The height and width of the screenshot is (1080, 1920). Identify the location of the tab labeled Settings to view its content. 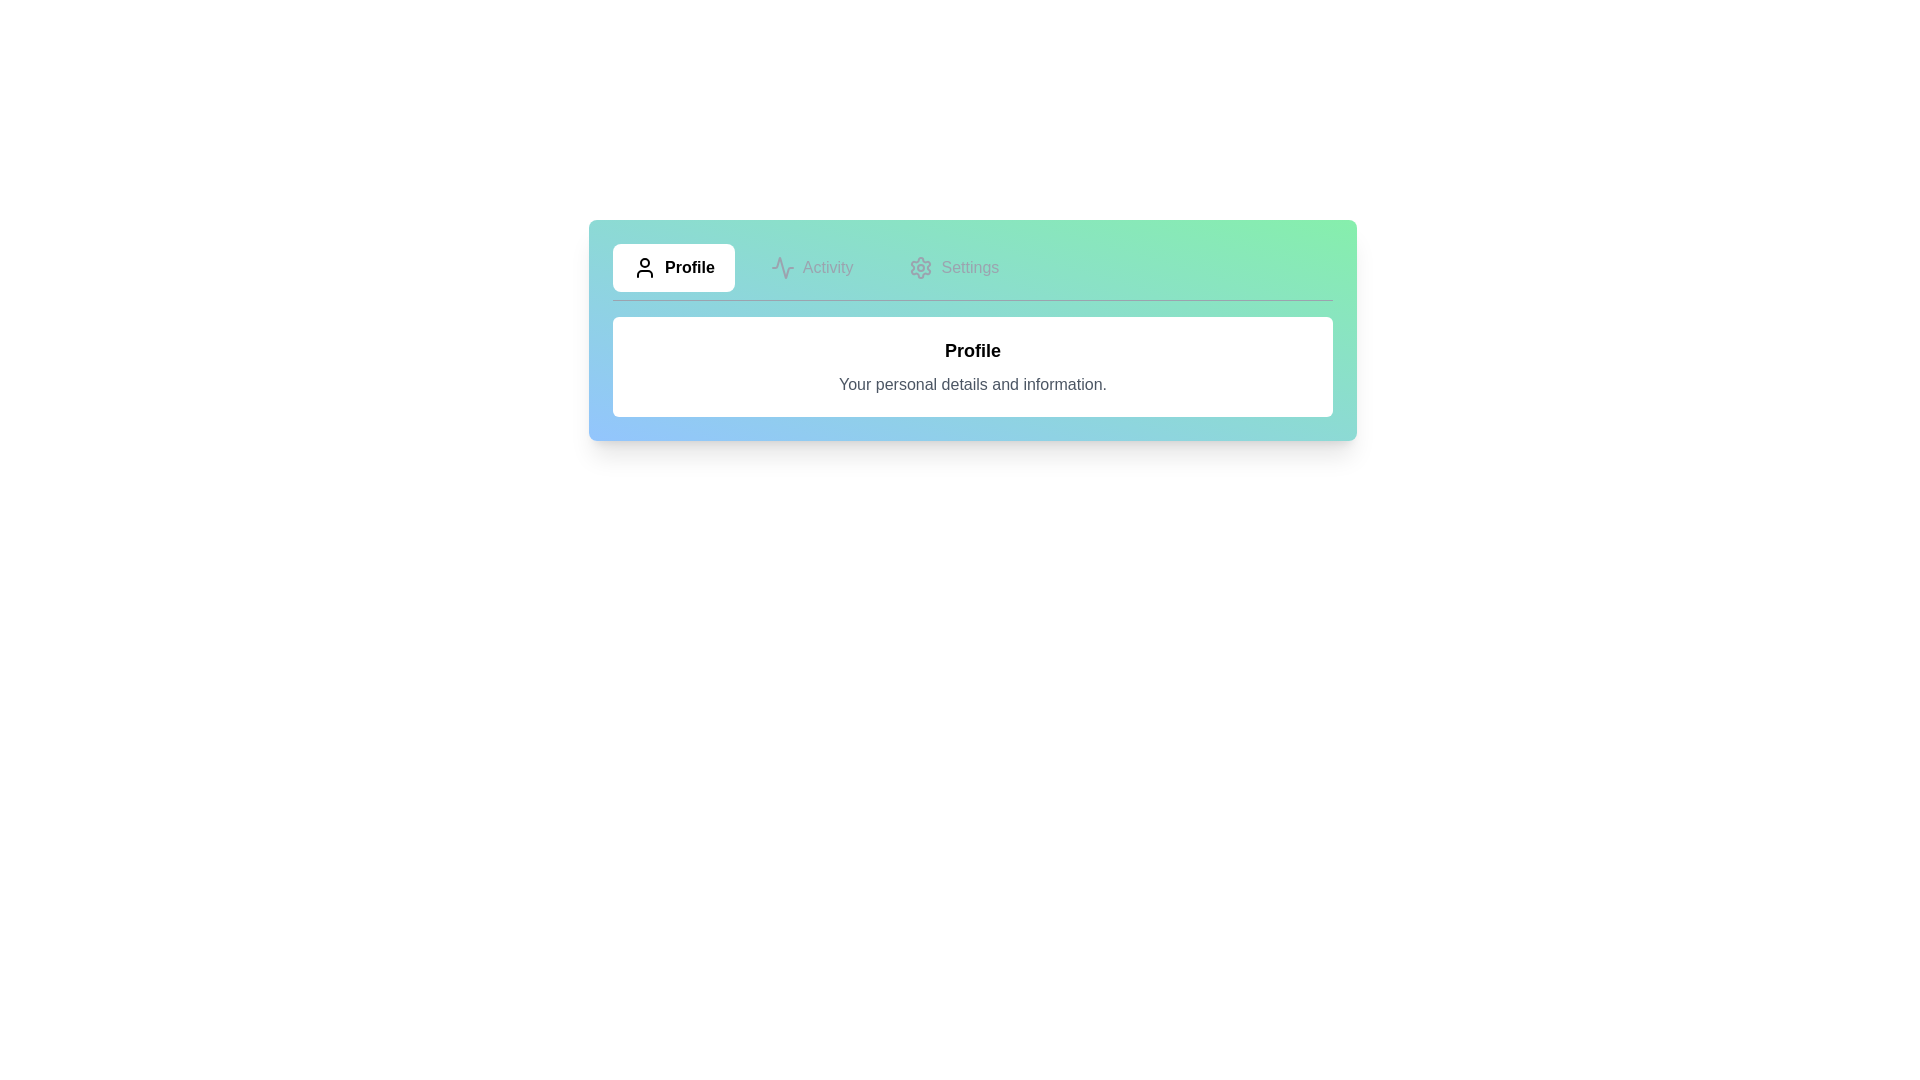
(953, 266).